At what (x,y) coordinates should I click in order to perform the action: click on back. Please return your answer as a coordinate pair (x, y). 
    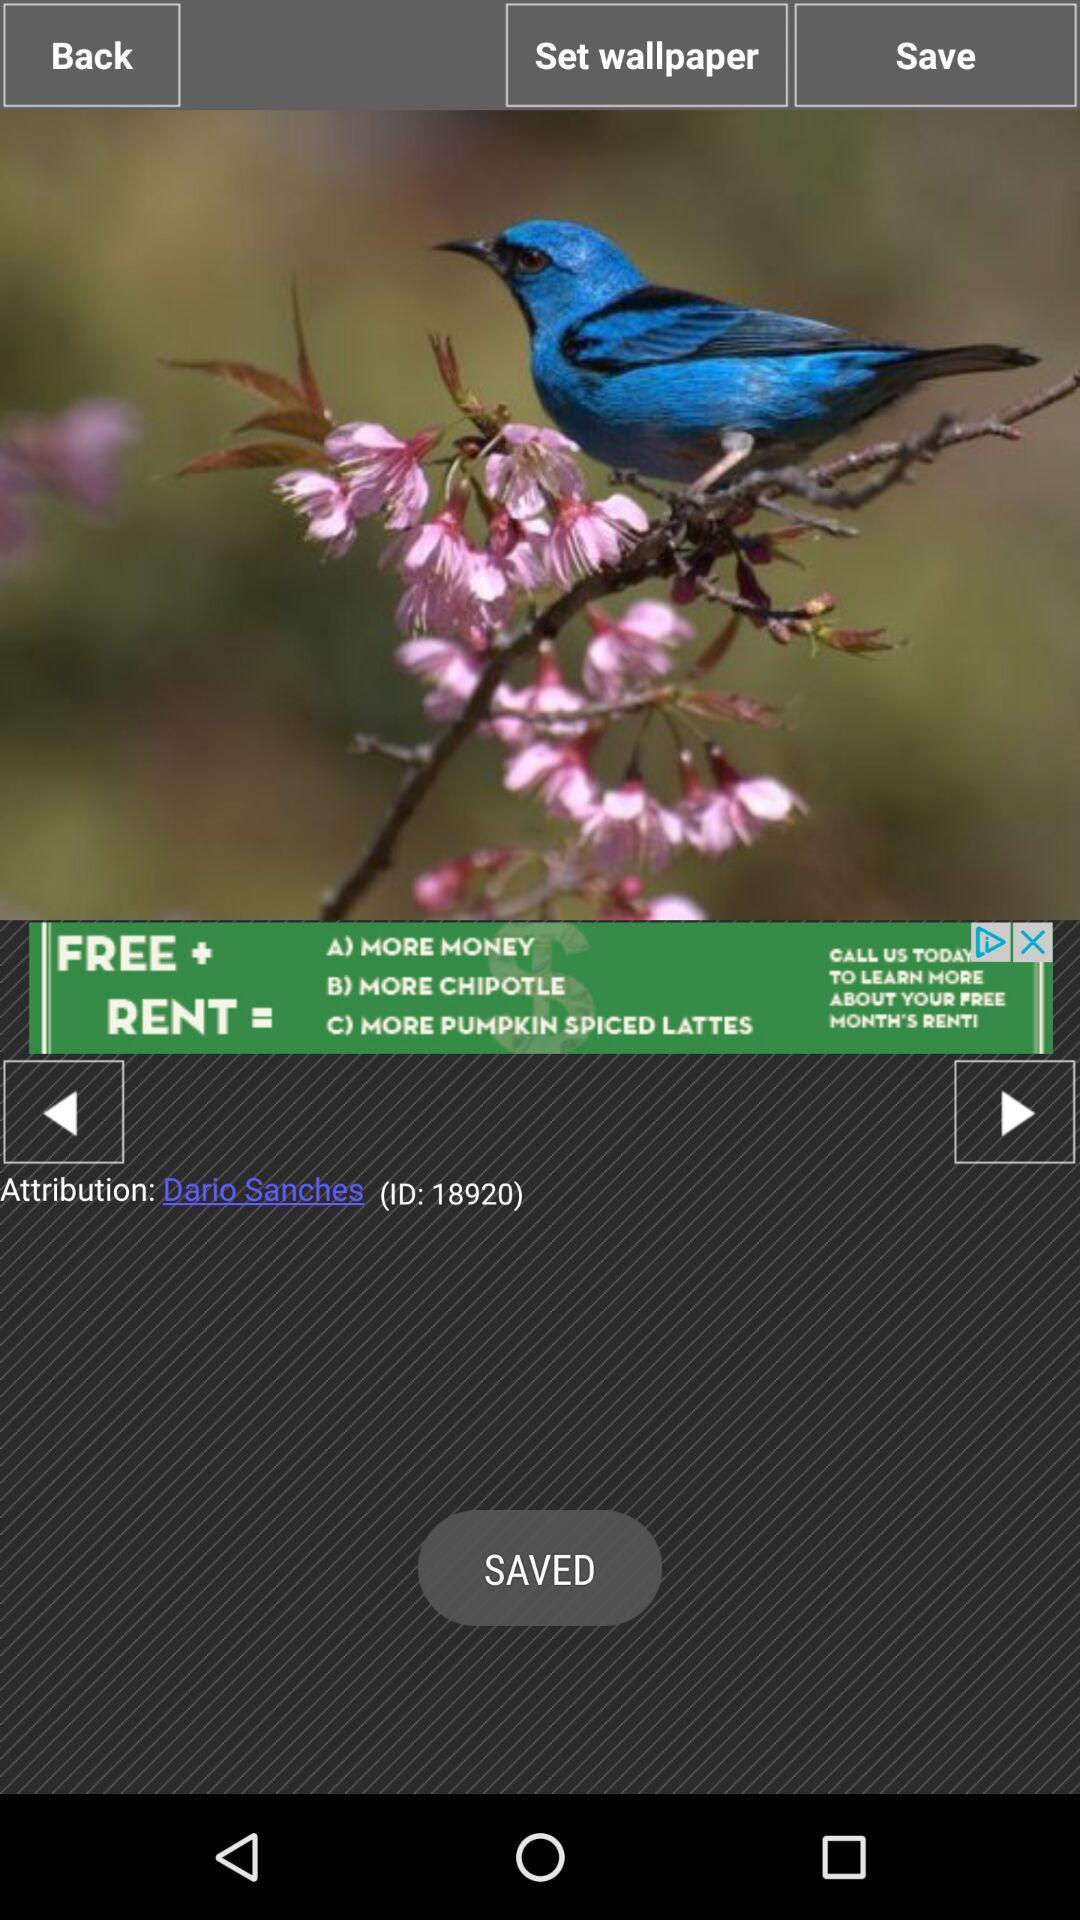
    Looking at the image, I should click on (62, 1110).